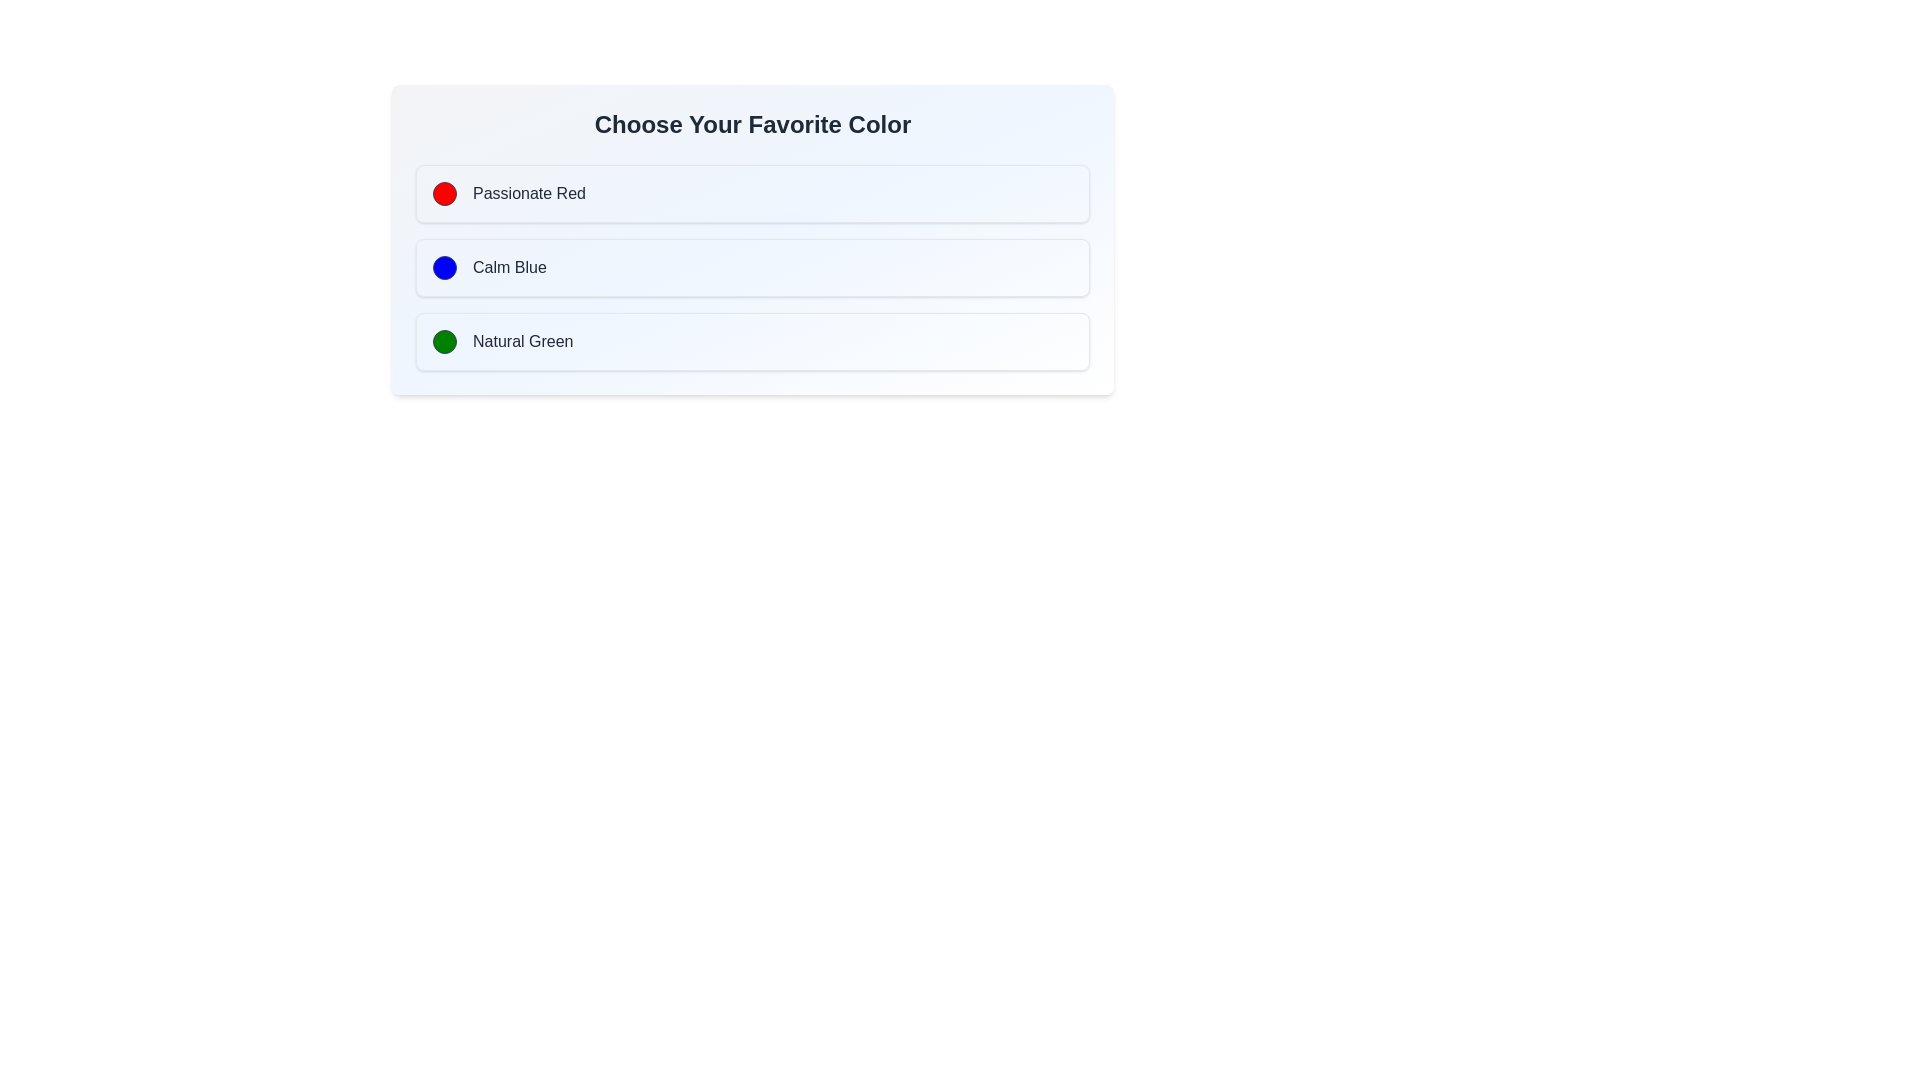  What do you see at coordinates (509, 266) in the screenshot?
I see `the 'Calm Blue' text label located in the second row beneath 'Choose Your Favorite Color', positioned between 'Passionate Red' and 'Natural Green'` at bounding box center [509, 266].